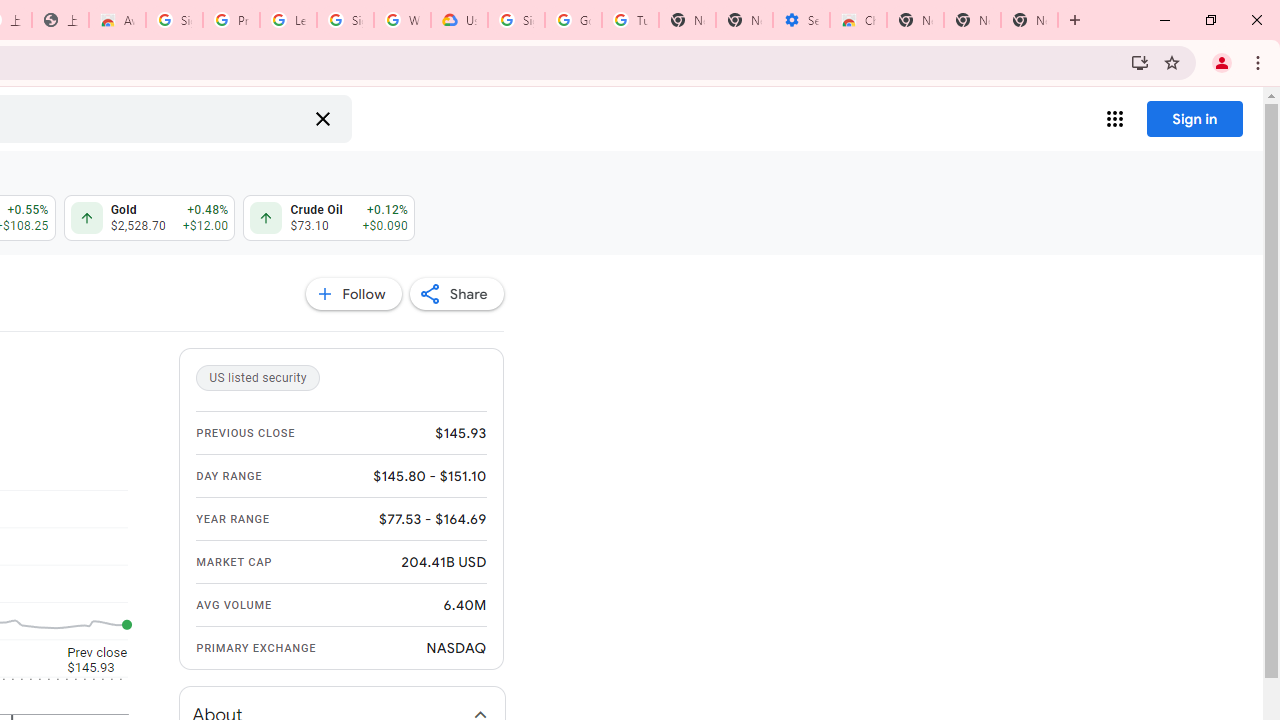 This screenshot has height=720, width=1280. Describe the element at coordinates (345, 20) in the screenshot. I see `'Sign in - Google Accounts'` at that location.